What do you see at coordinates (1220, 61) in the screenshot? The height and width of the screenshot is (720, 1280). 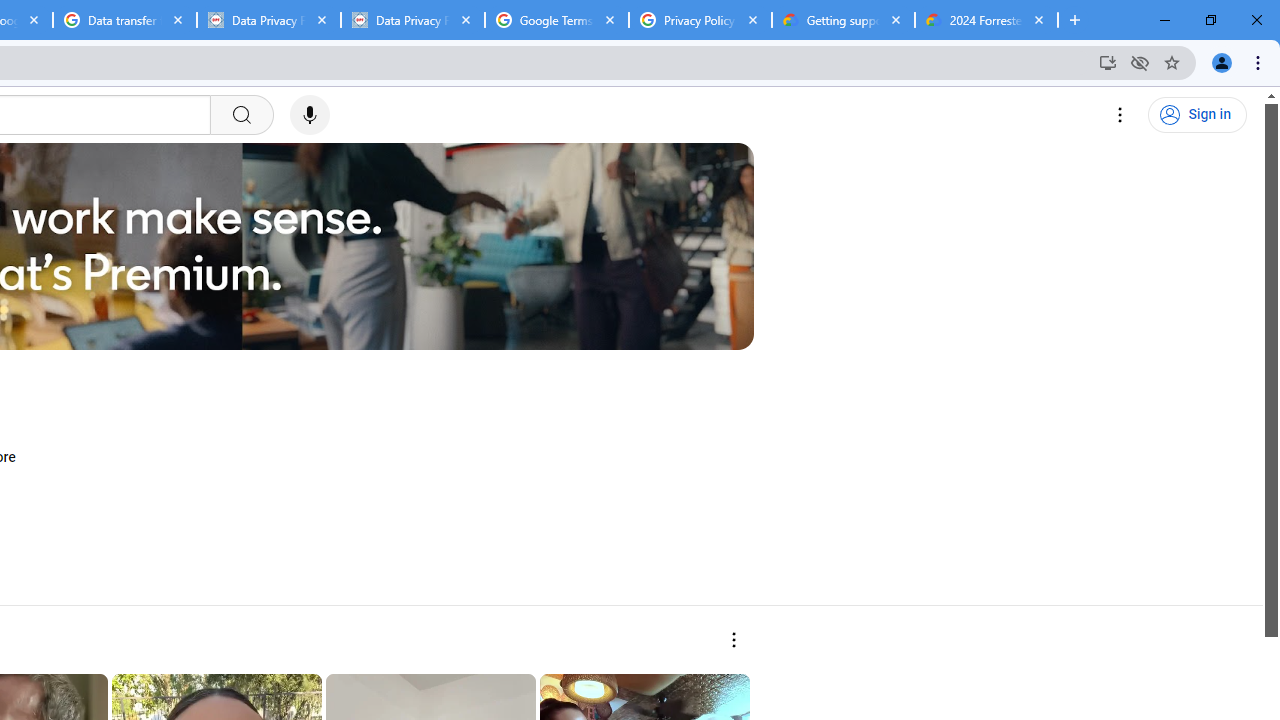 I see `'You'` at bounding box center [1220, 61].